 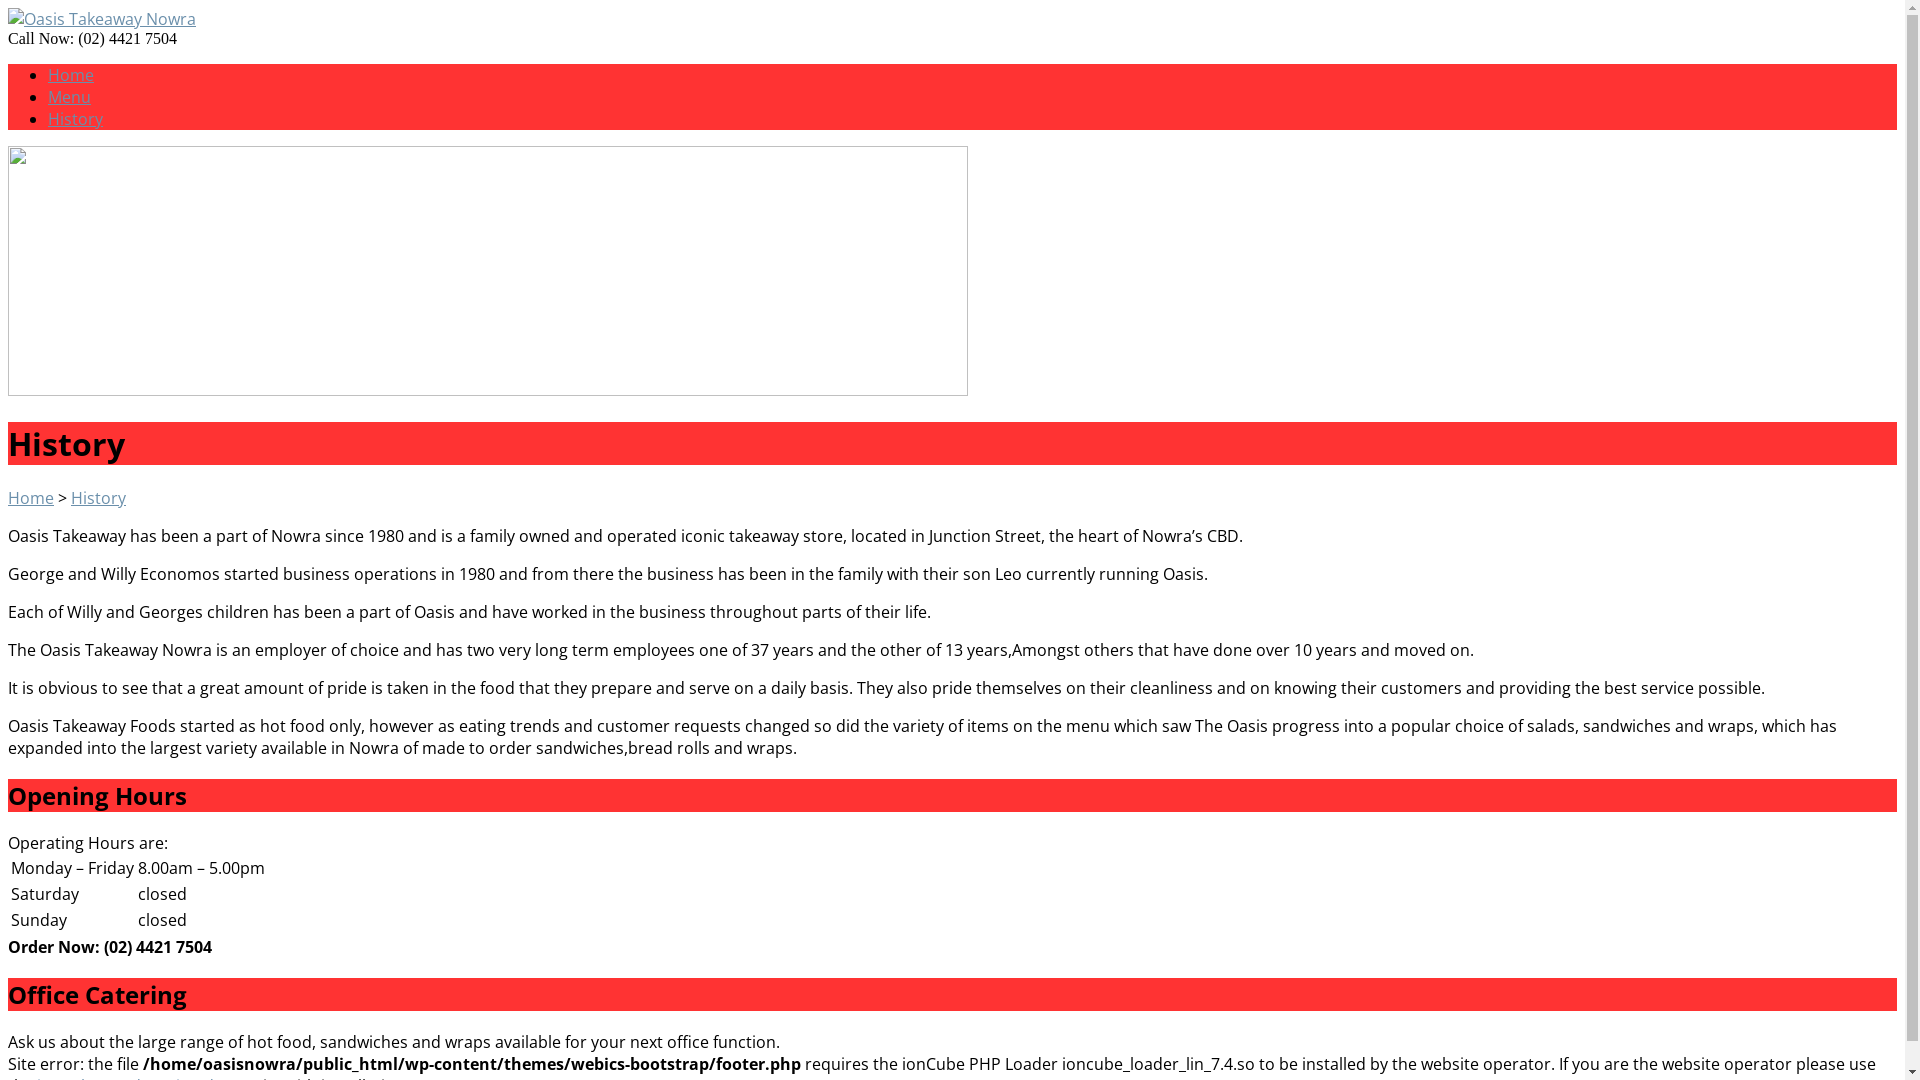 What do you see at coordinates (69, 96) in the screenshot?
I see `'Menu'` at bounding box center [69, 96].